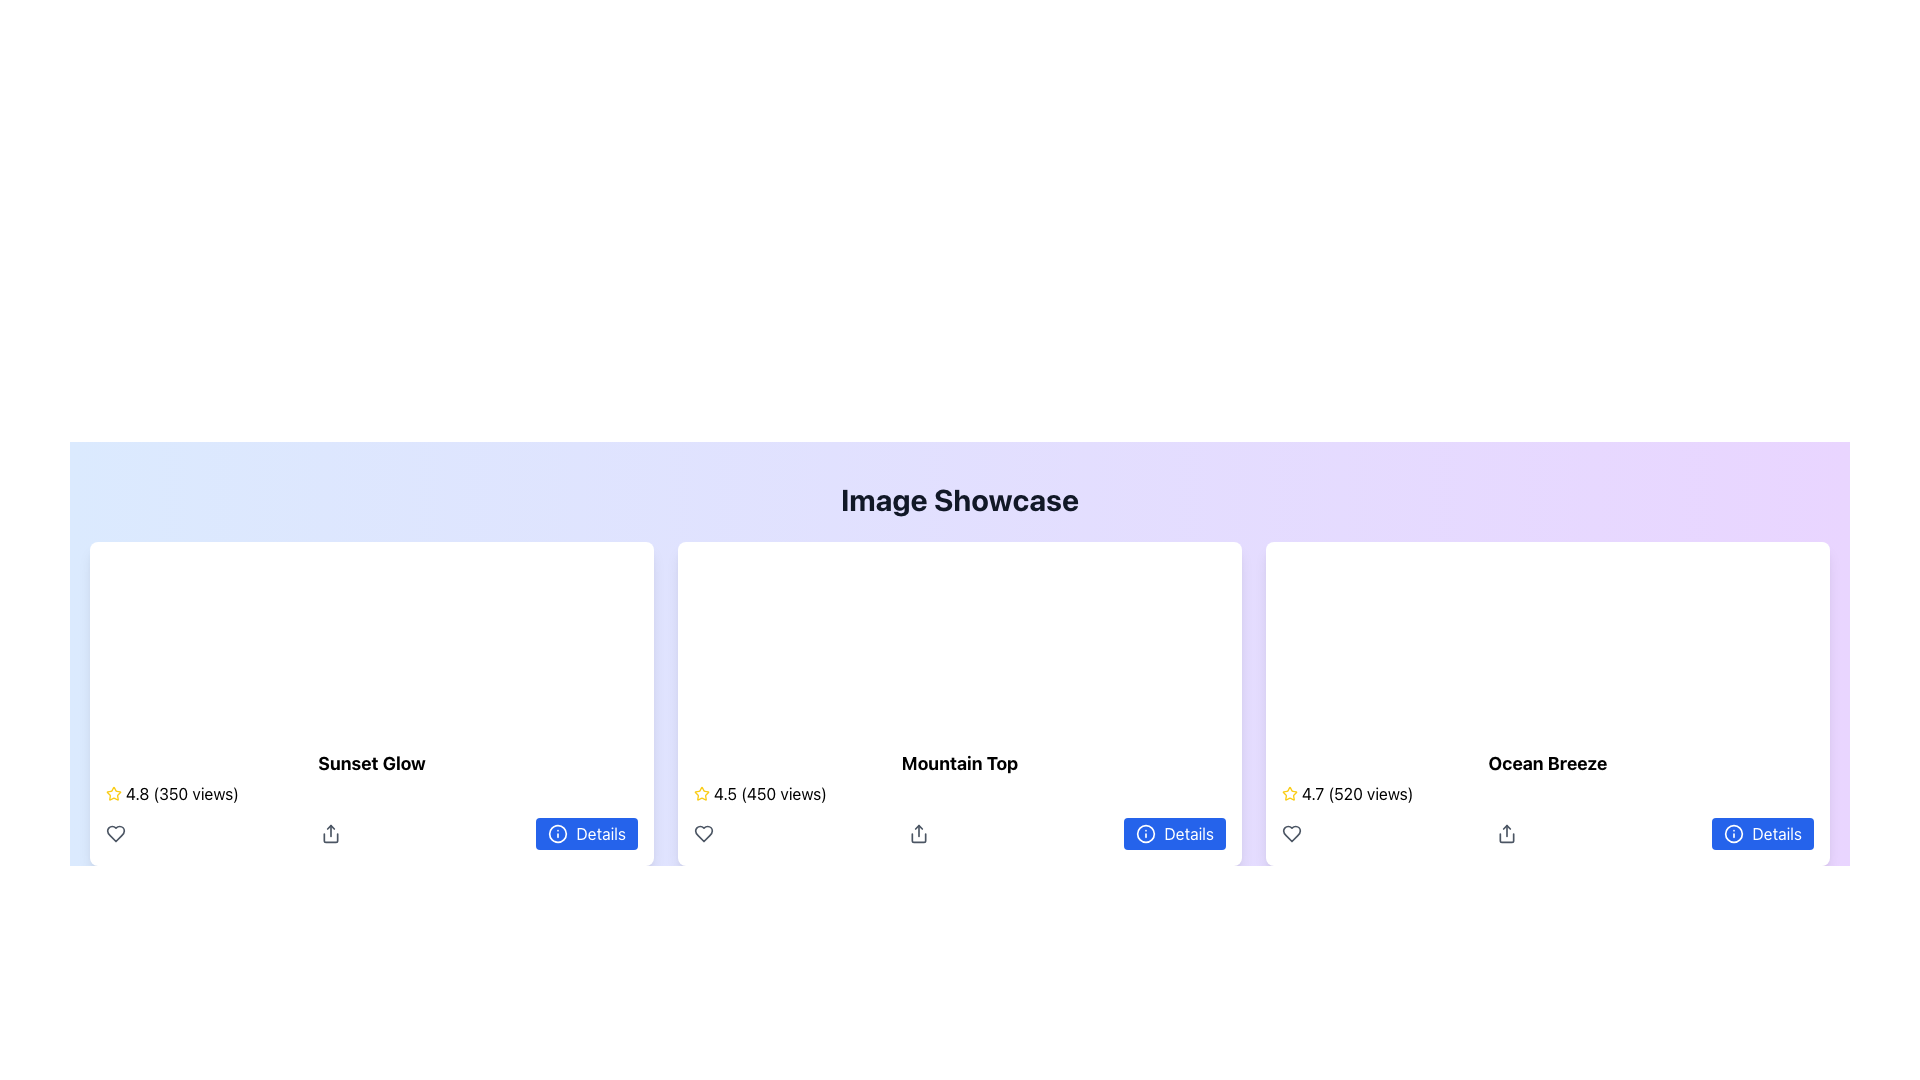 Image resolution: width=1920 pixels, height=1080 pixels. I want to click on the Text Label displaying '4.7 (520 views)' located in the rightmost column under the title 'Ocean Breeze', adjacent to the yellow star icon, so click(1357, 793).